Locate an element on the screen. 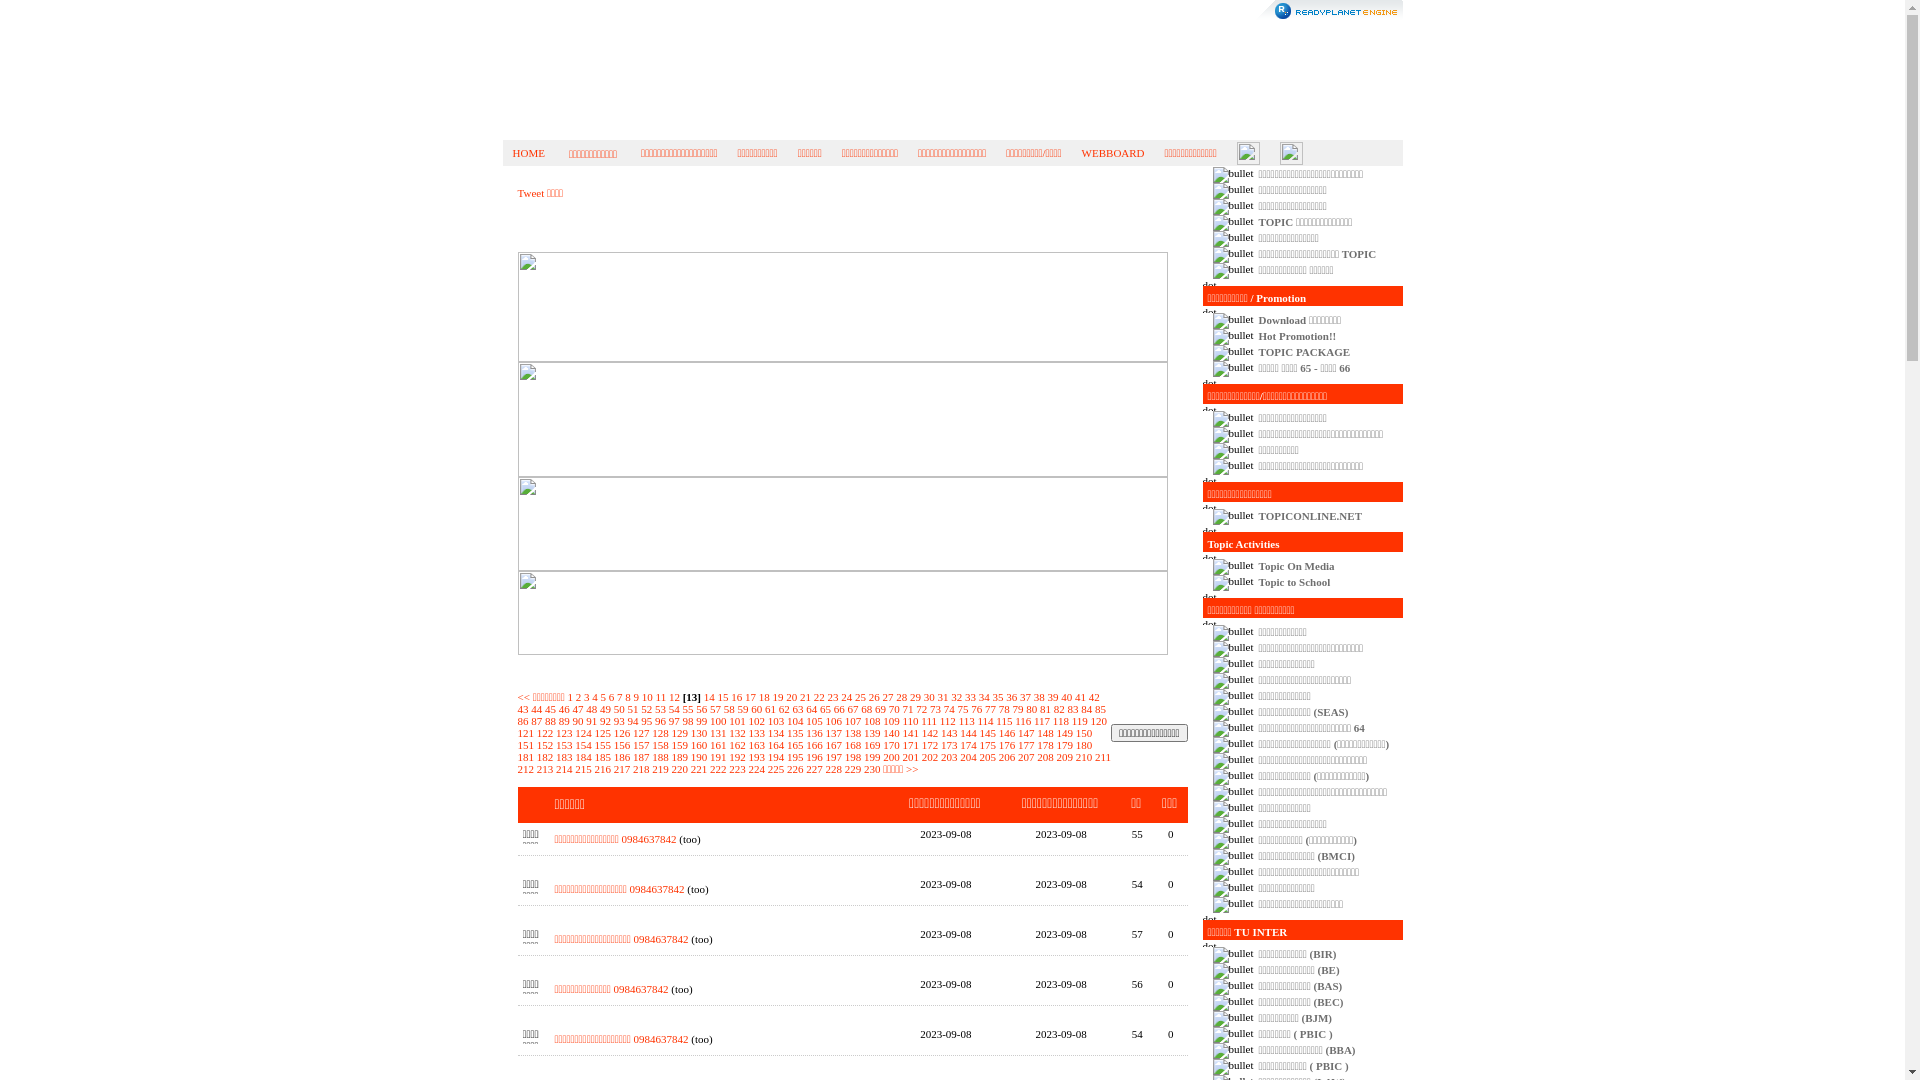 The height and width of the screenshot is (1080, 1920). '120' is located at coordinates (1098, 721).